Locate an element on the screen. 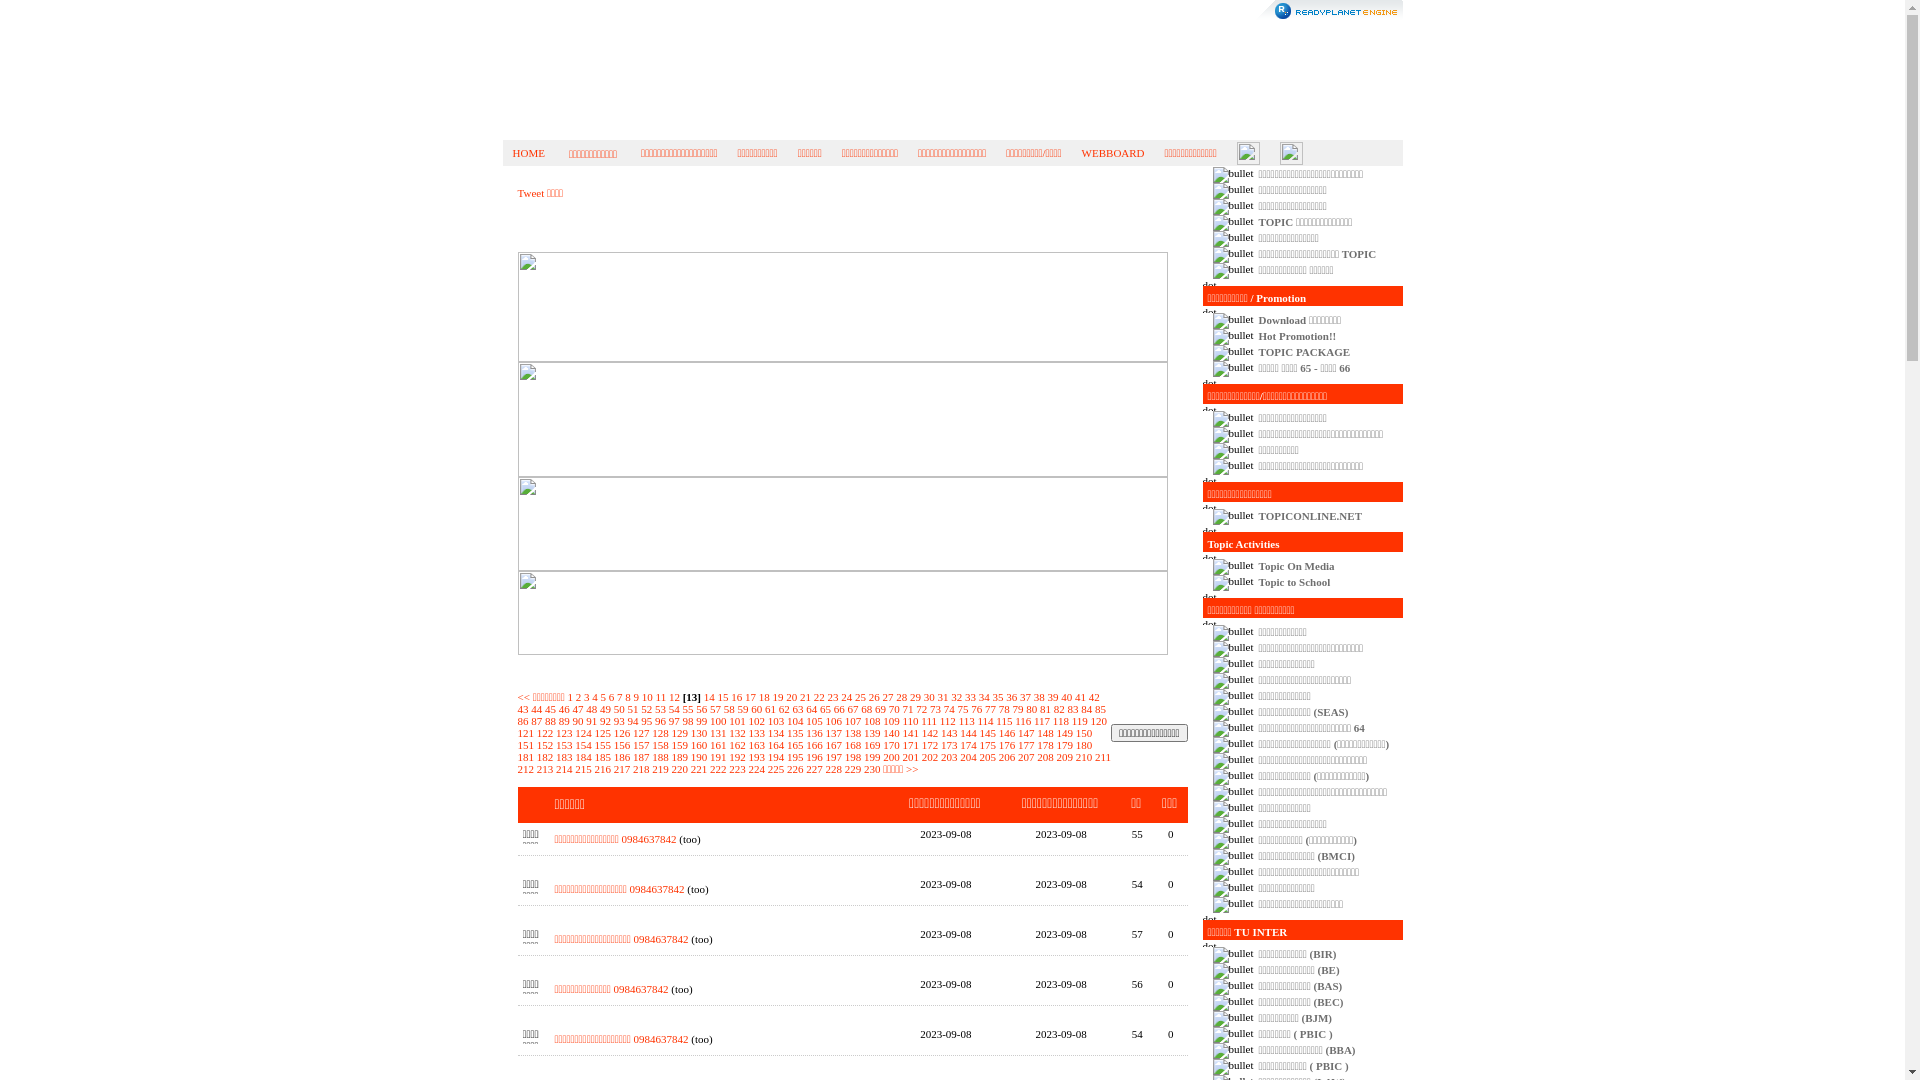 The height and width of the screenshot is (1080, 1920). '120' is located at coordinates (1098, 721).